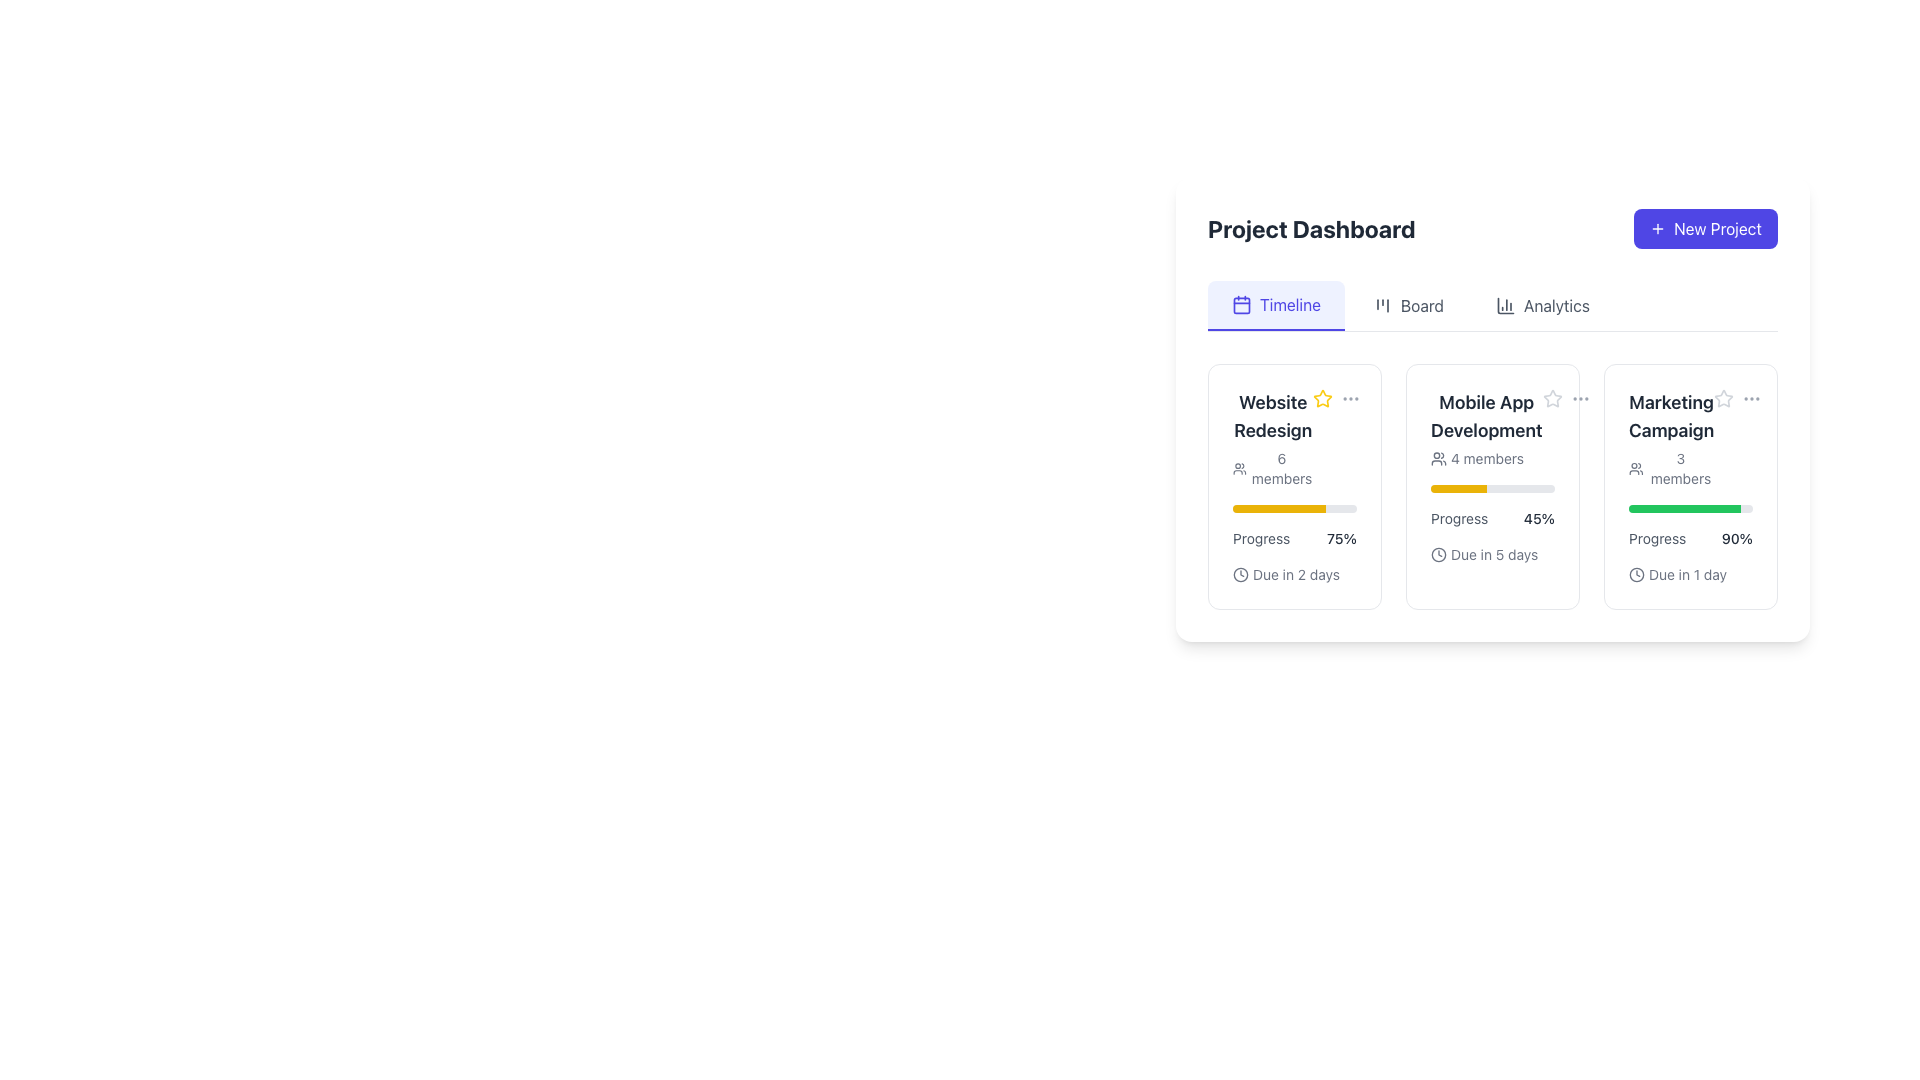 This screenshot has width=1920, height=1080. I want to click on the 'Project Dashboard' text label, which serves as the header indicating the current section of the page, so click(1311, 227).